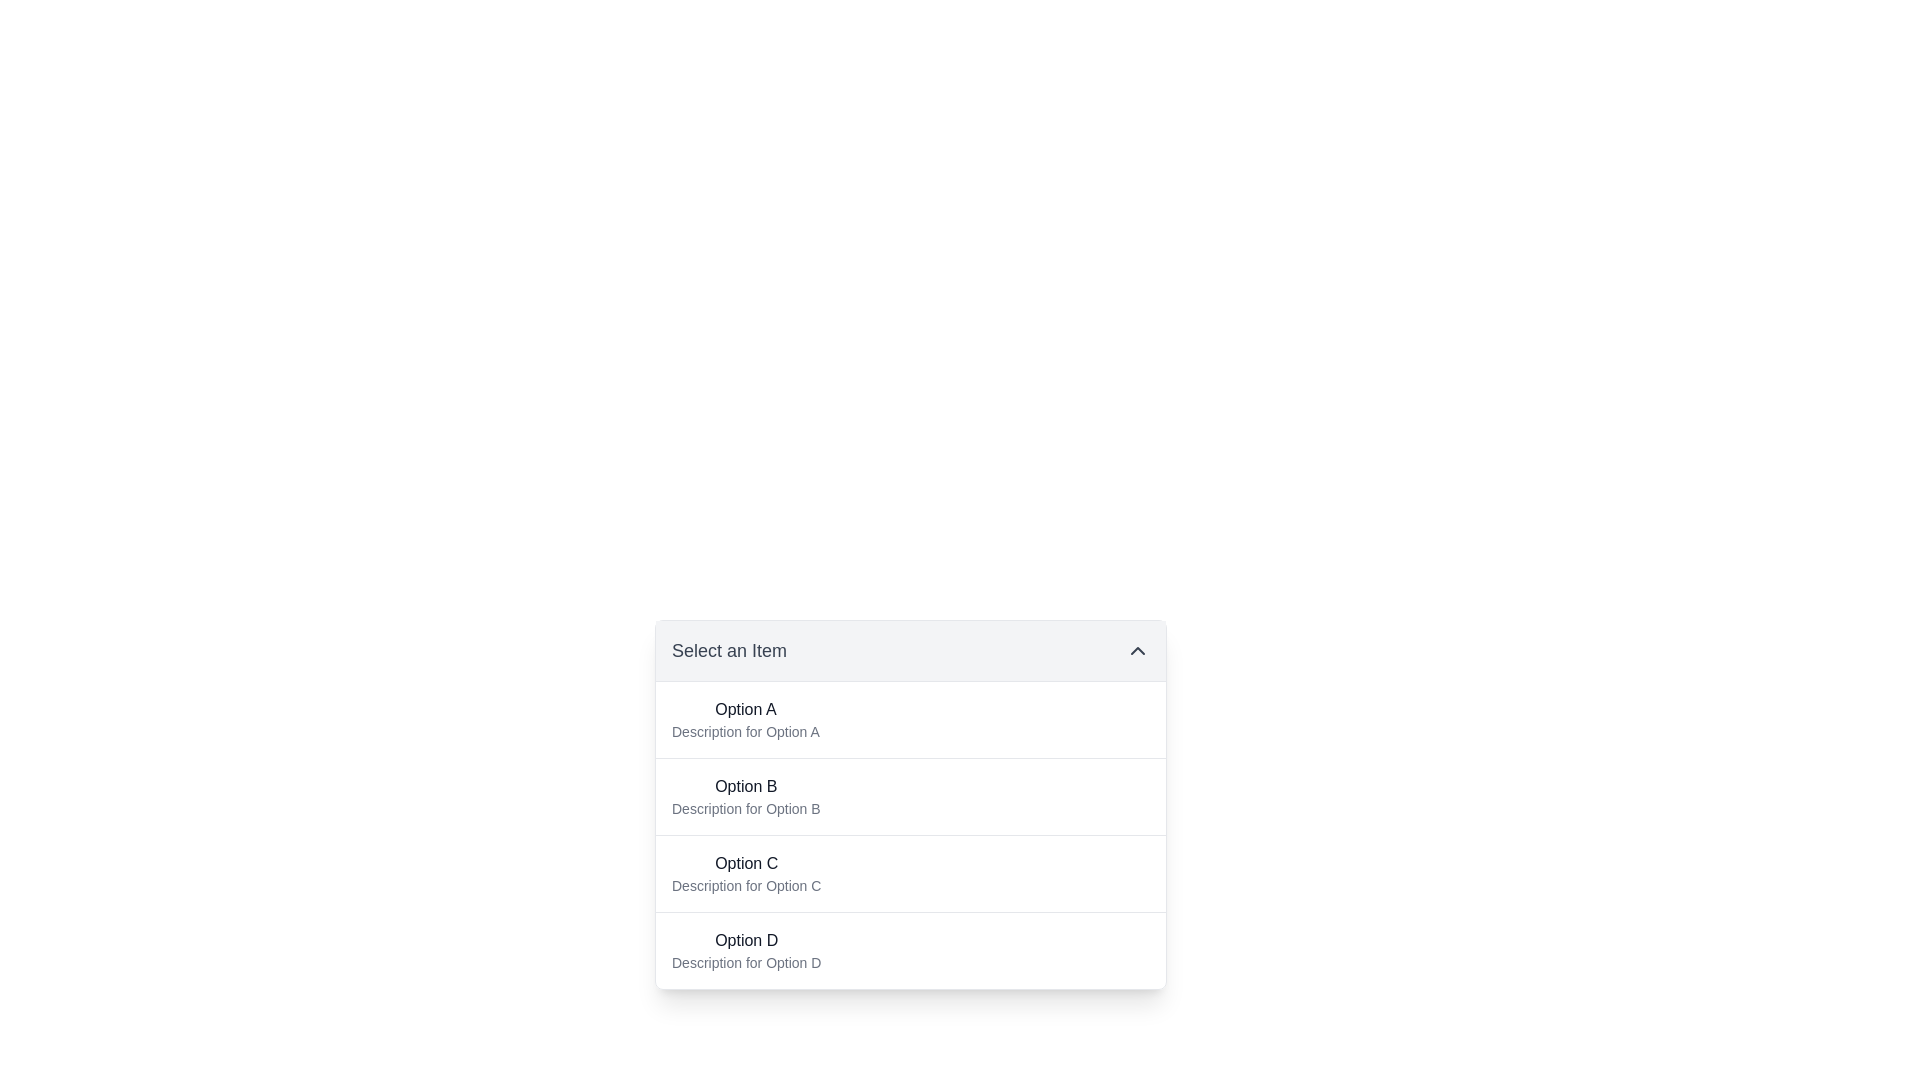 The width and height of the screenshot is (1920, 1080). What do you see at coordinates (910, 871) in the screenshot?
I see `the selectable option 'Option C' in the dropdown menu to trigger possible visual feedback` at bounding box center [910, 871].